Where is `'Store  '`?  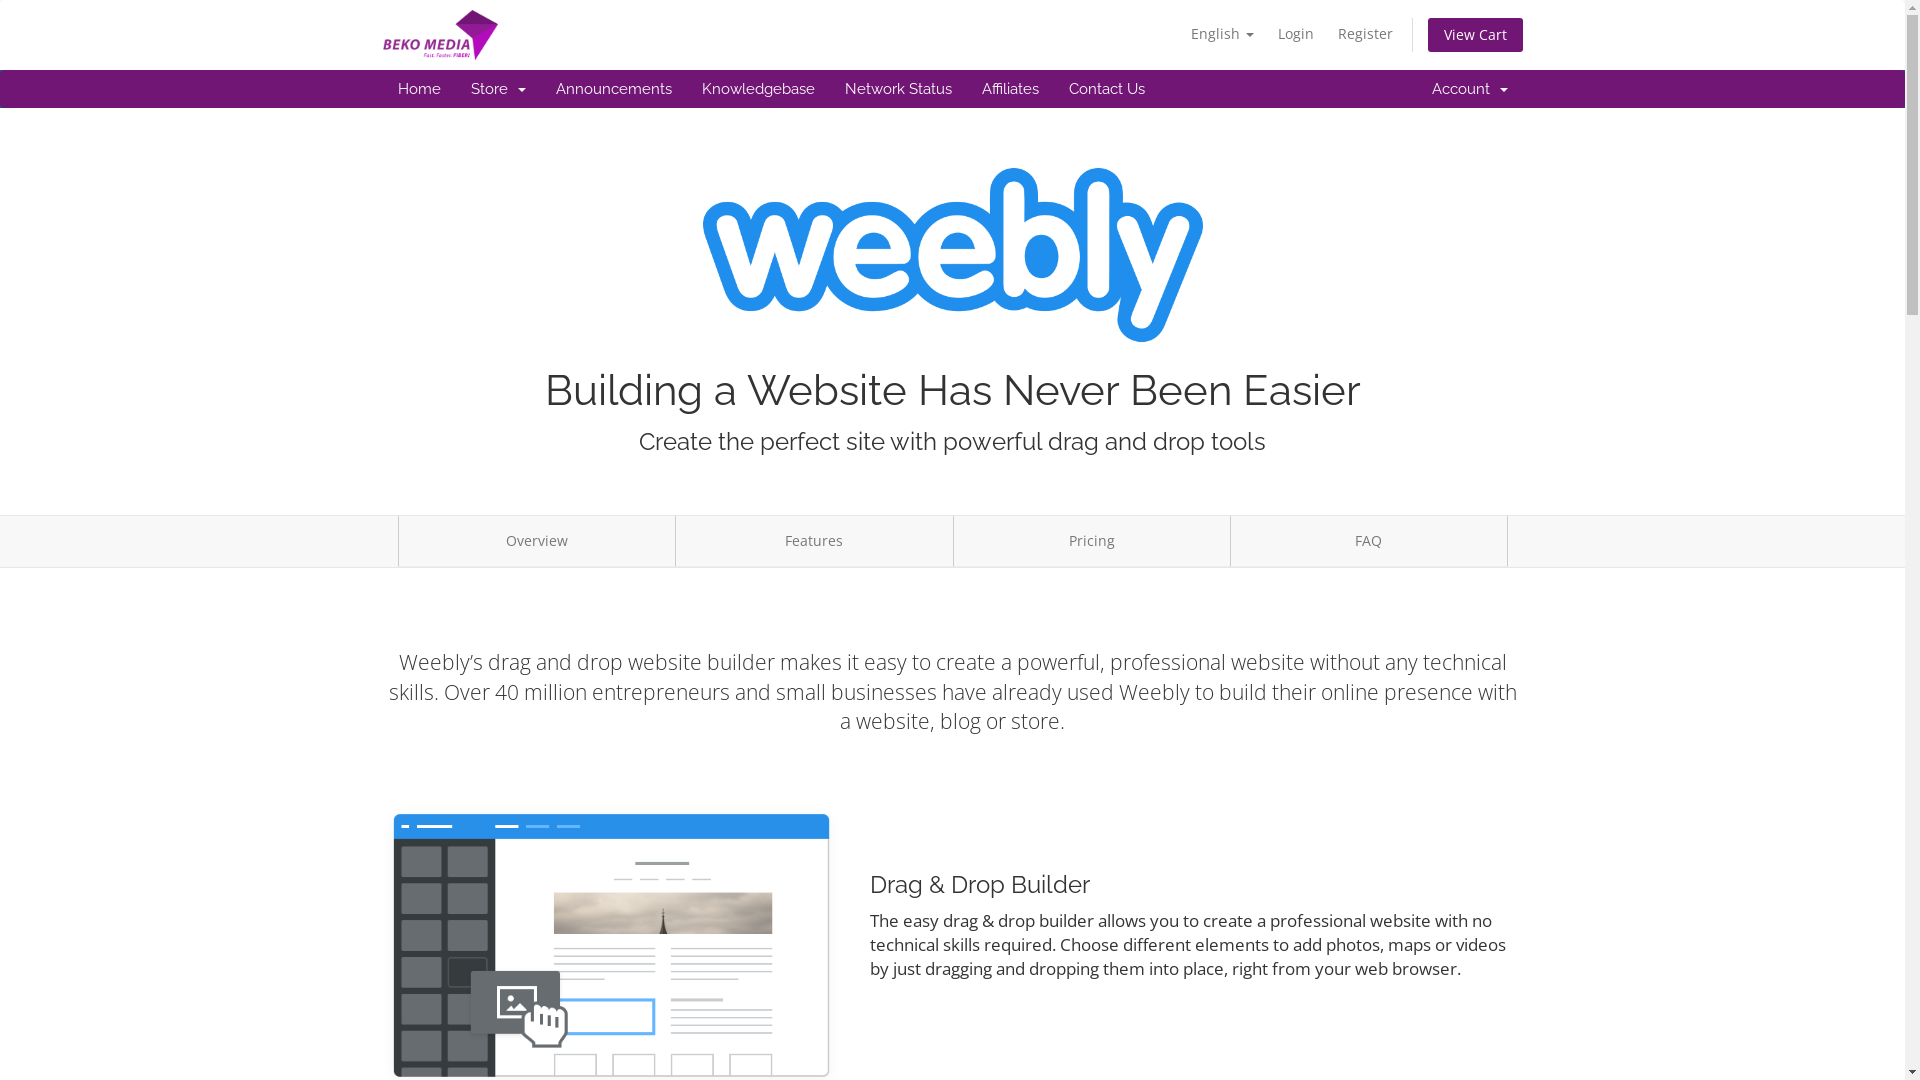 'Store  ' is located at coordinates (498, 87).